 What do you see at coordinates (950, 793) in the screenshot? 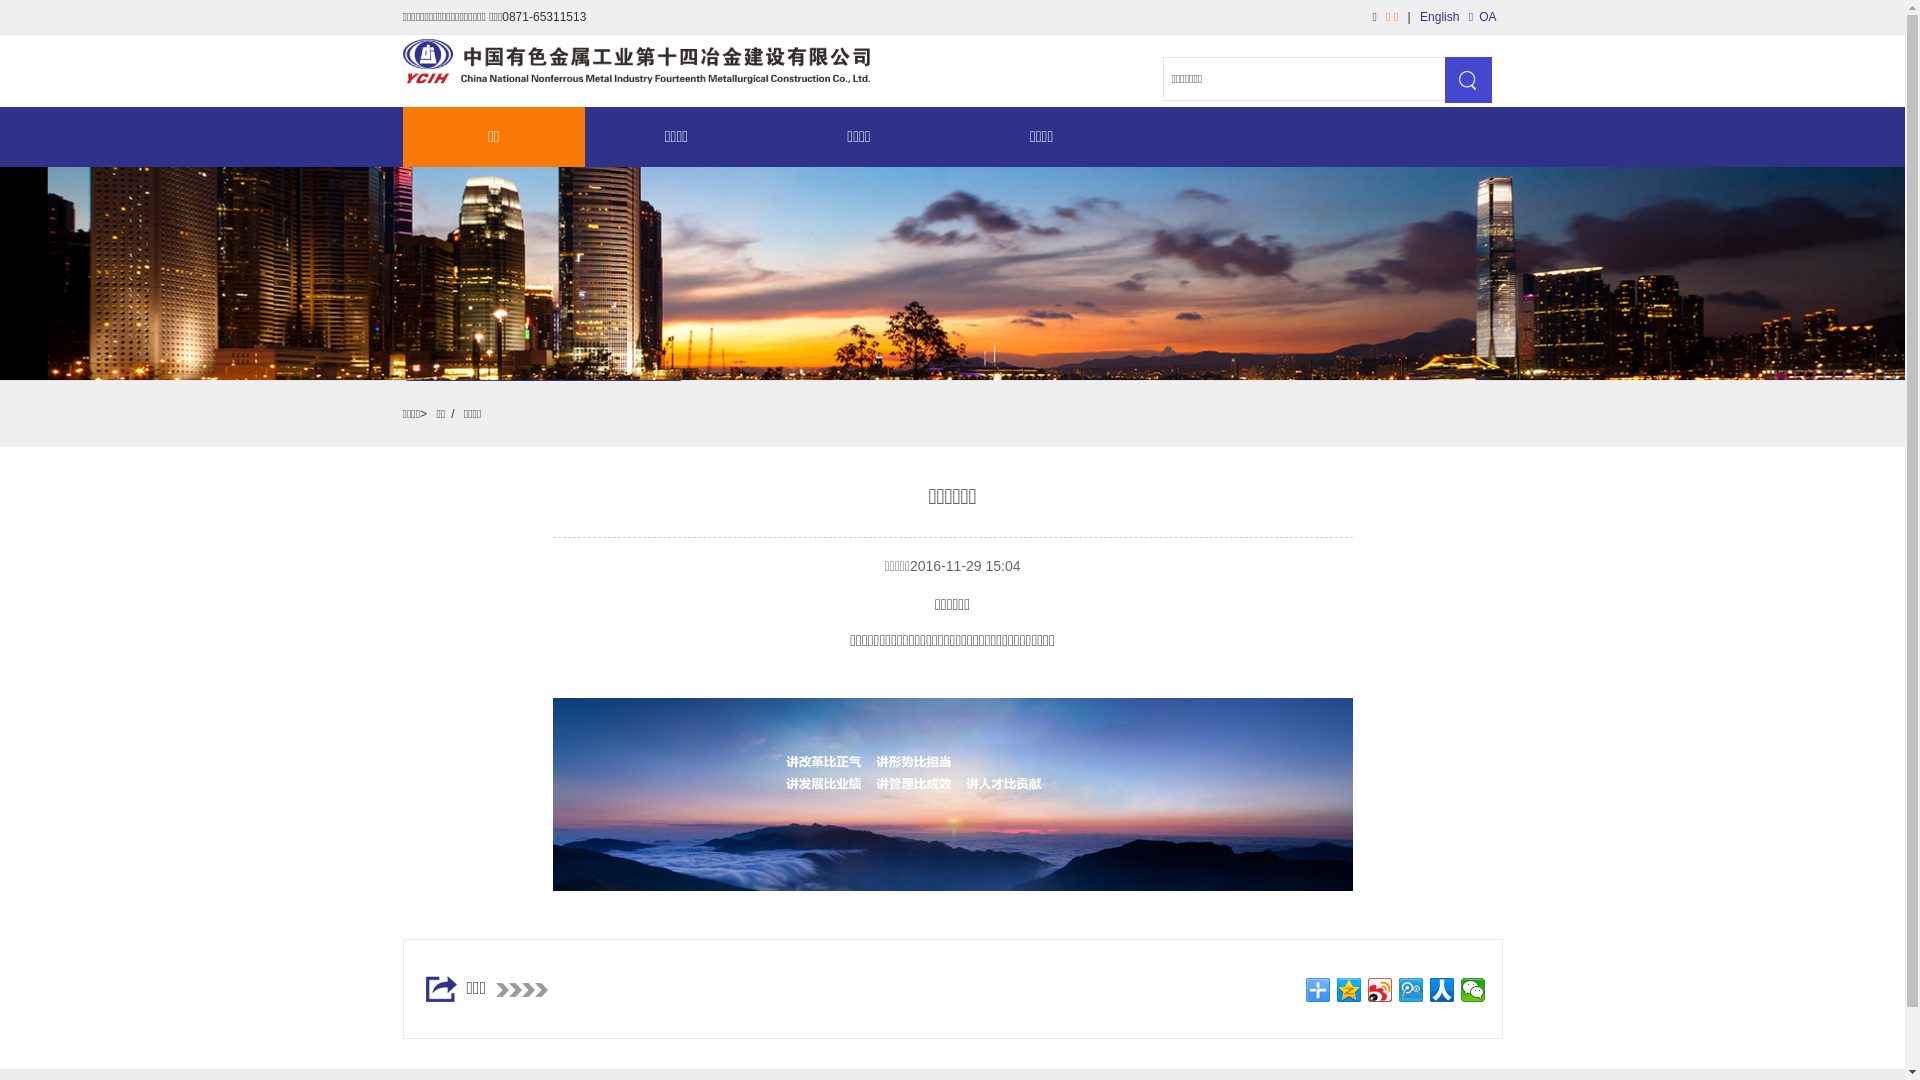
I see `'01'` at bounding box center [950, 793].